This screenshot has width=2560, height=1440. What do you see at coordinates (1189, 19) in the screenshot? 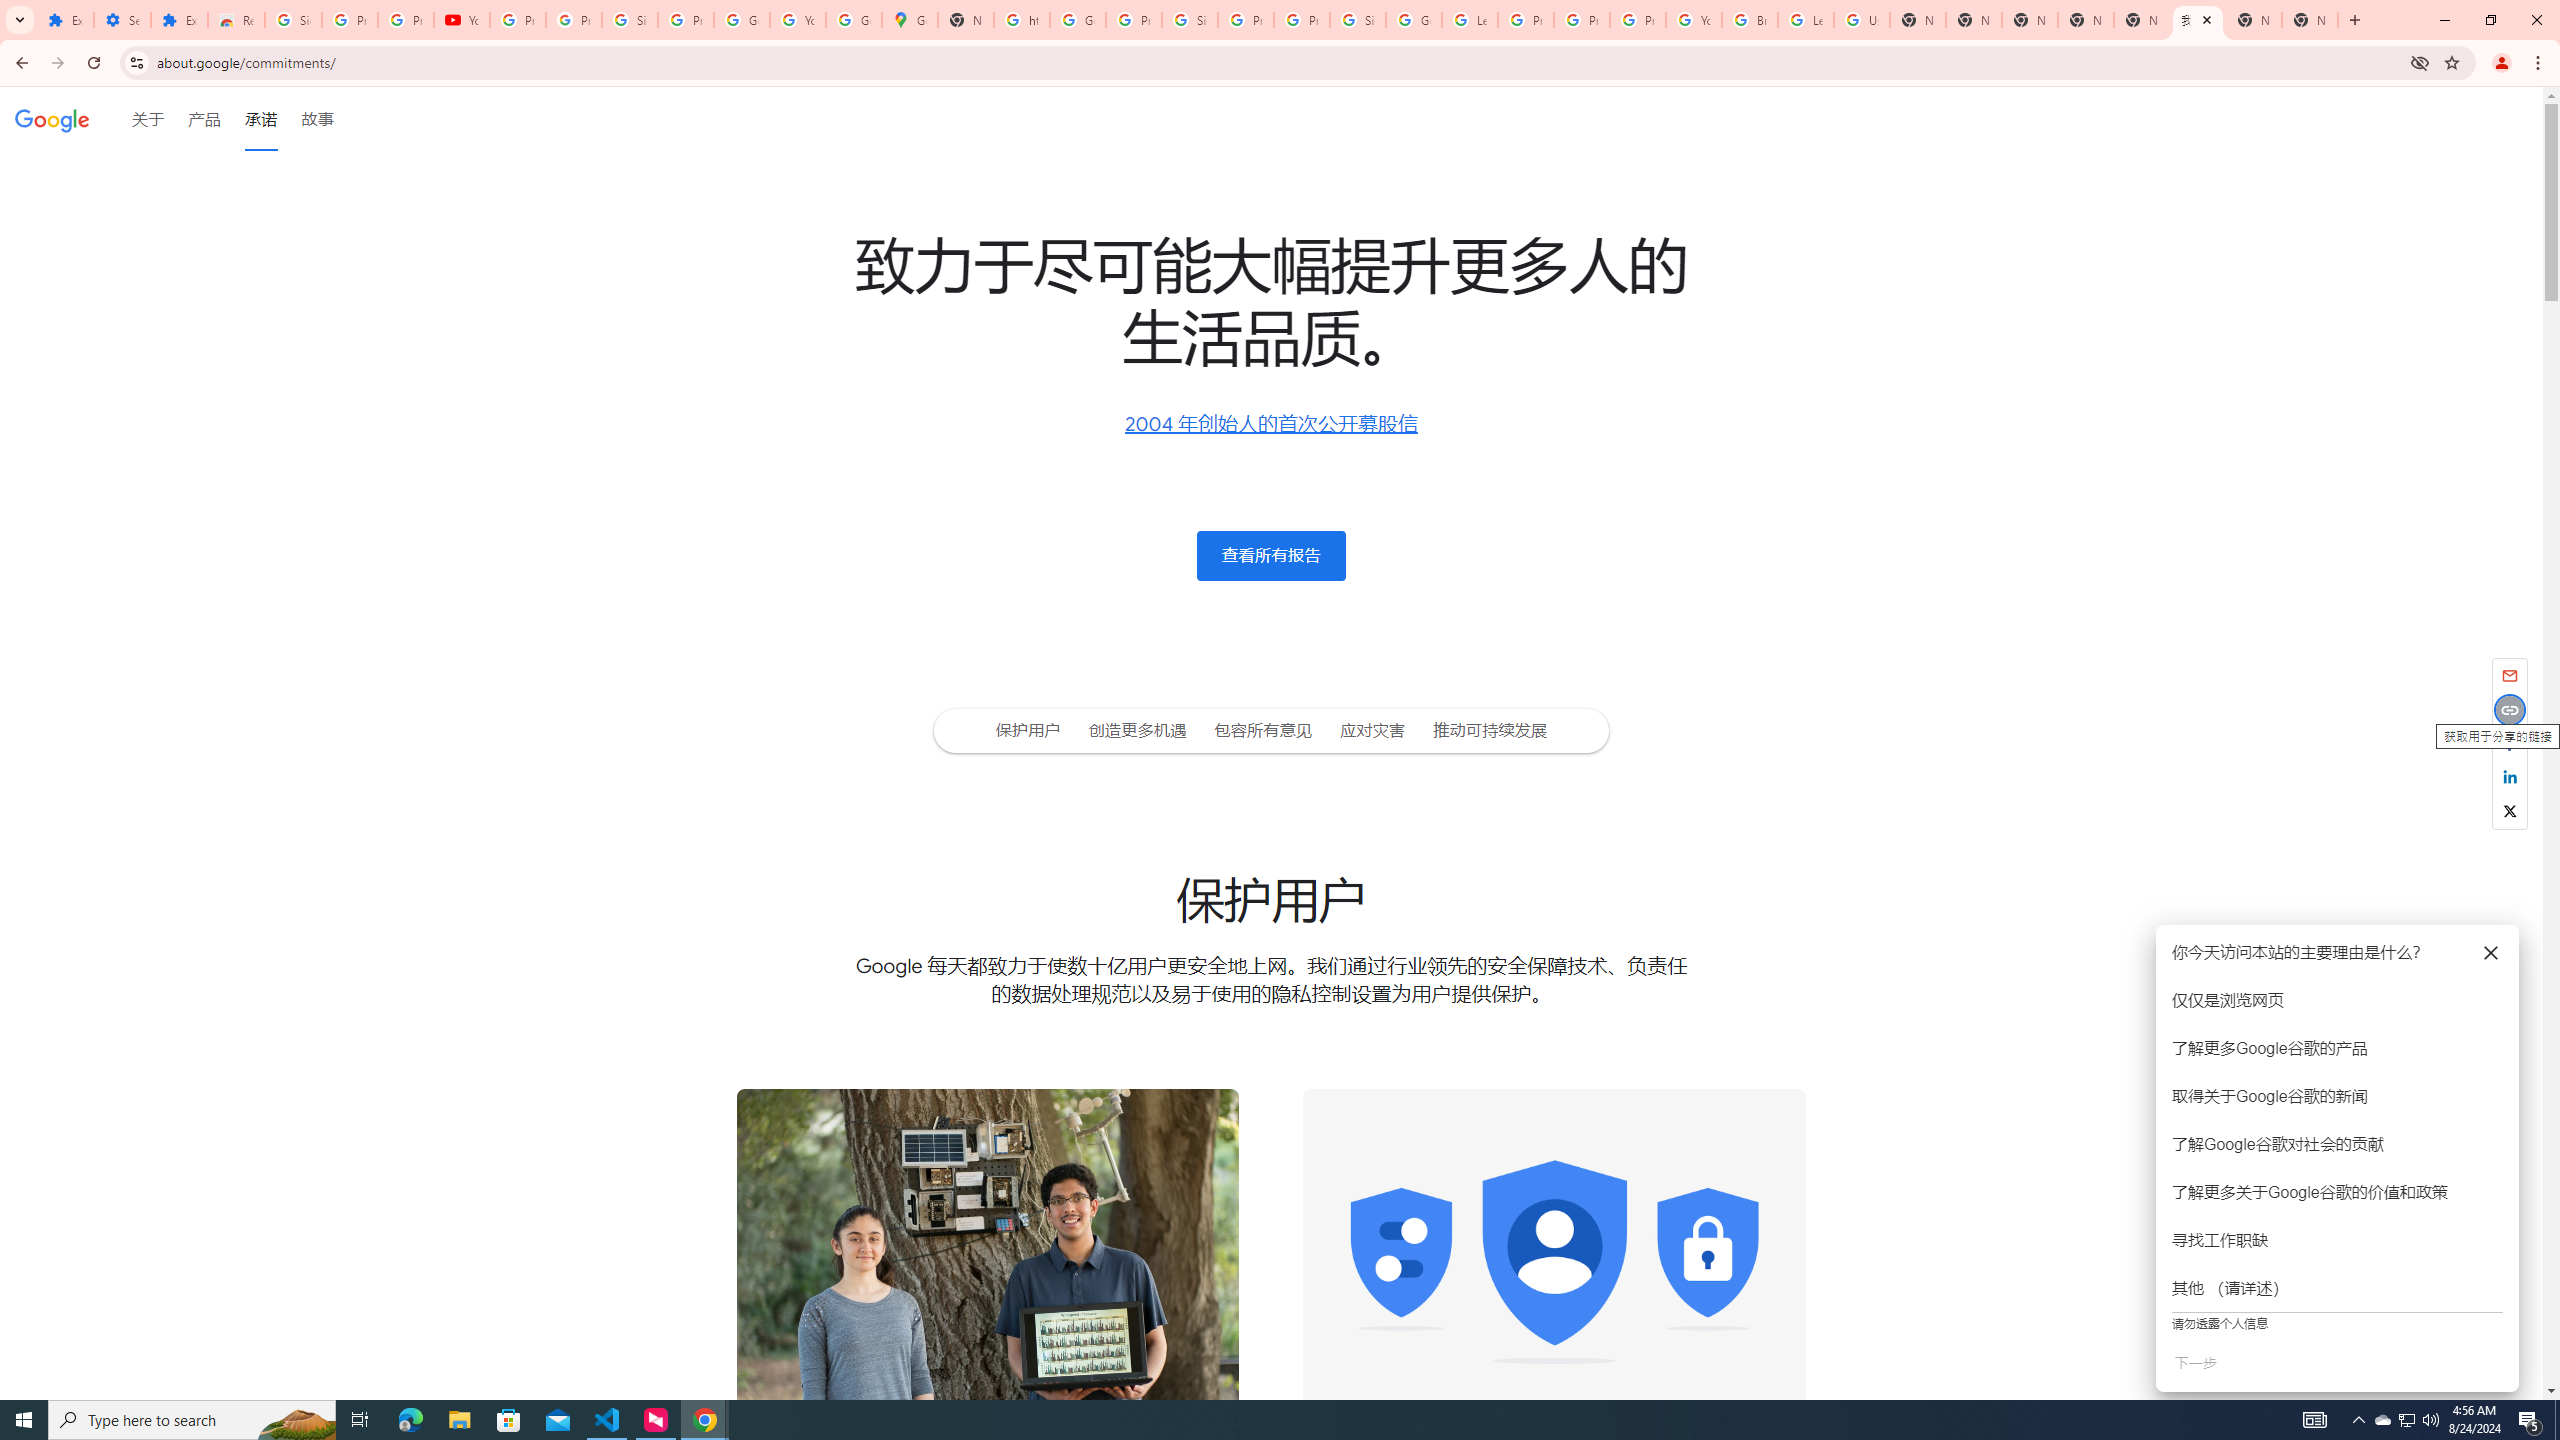
I see `'Sign in - Google Accounts'` at bounding box center [1189, 19].